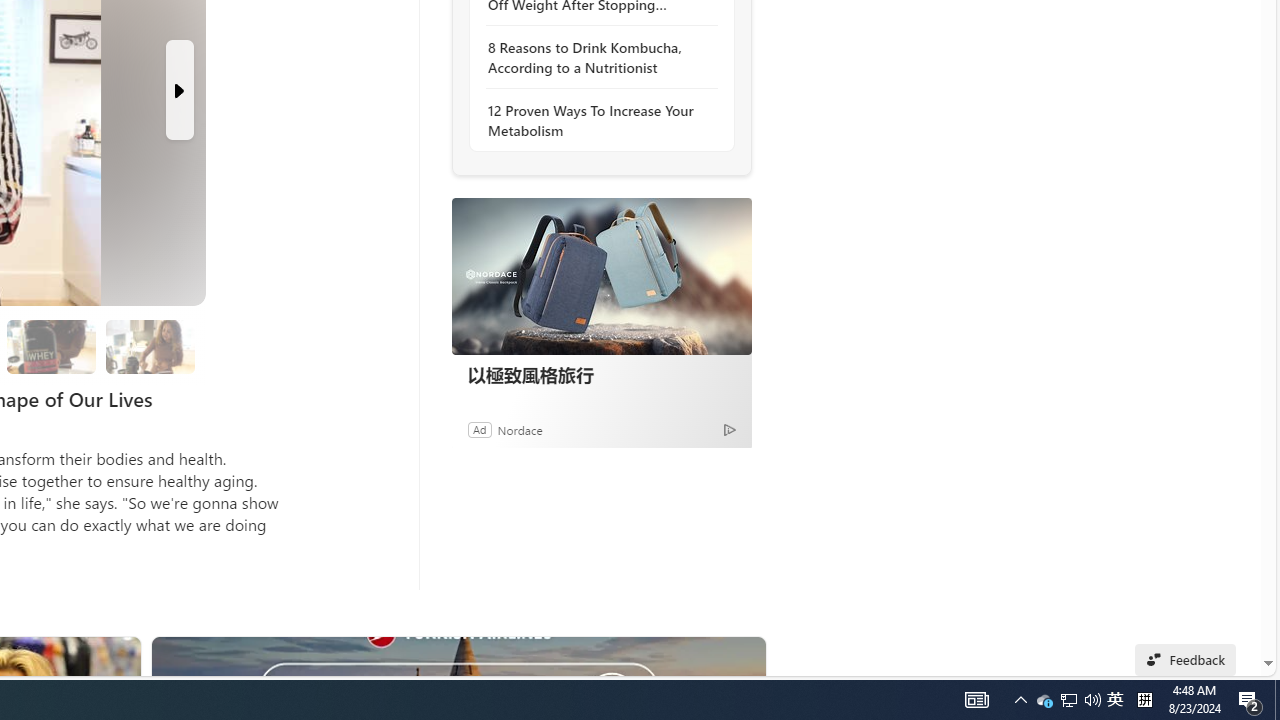 The height and width of the screenshot is (720, 1280). Describe the element at coordinates (149, 342) in the screenshot. I see `'Class: progress'` at that location.